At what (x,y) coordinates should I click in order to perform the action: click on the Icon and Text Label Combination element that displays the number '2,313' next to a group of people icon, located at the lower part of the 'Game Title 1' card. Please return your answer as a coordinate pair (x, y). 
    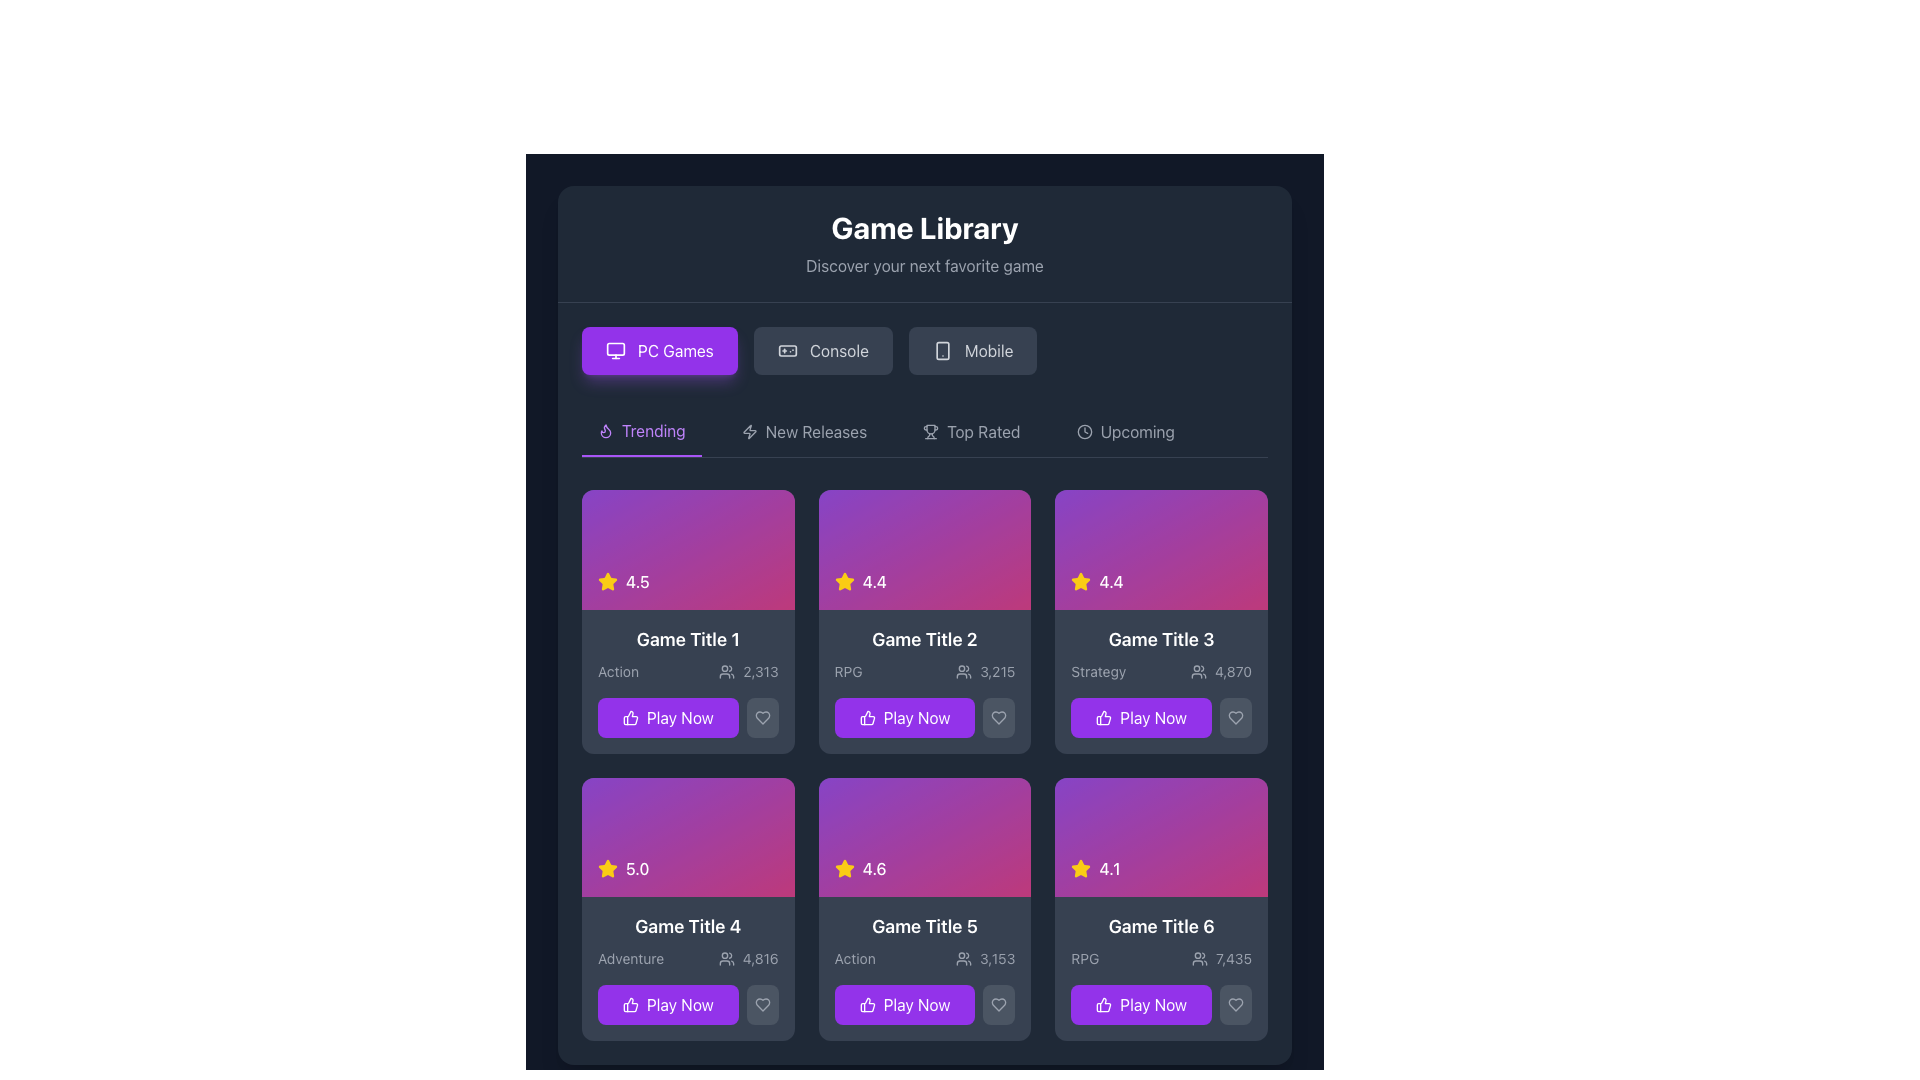
    Looking at the image, I should click on (747, 671).